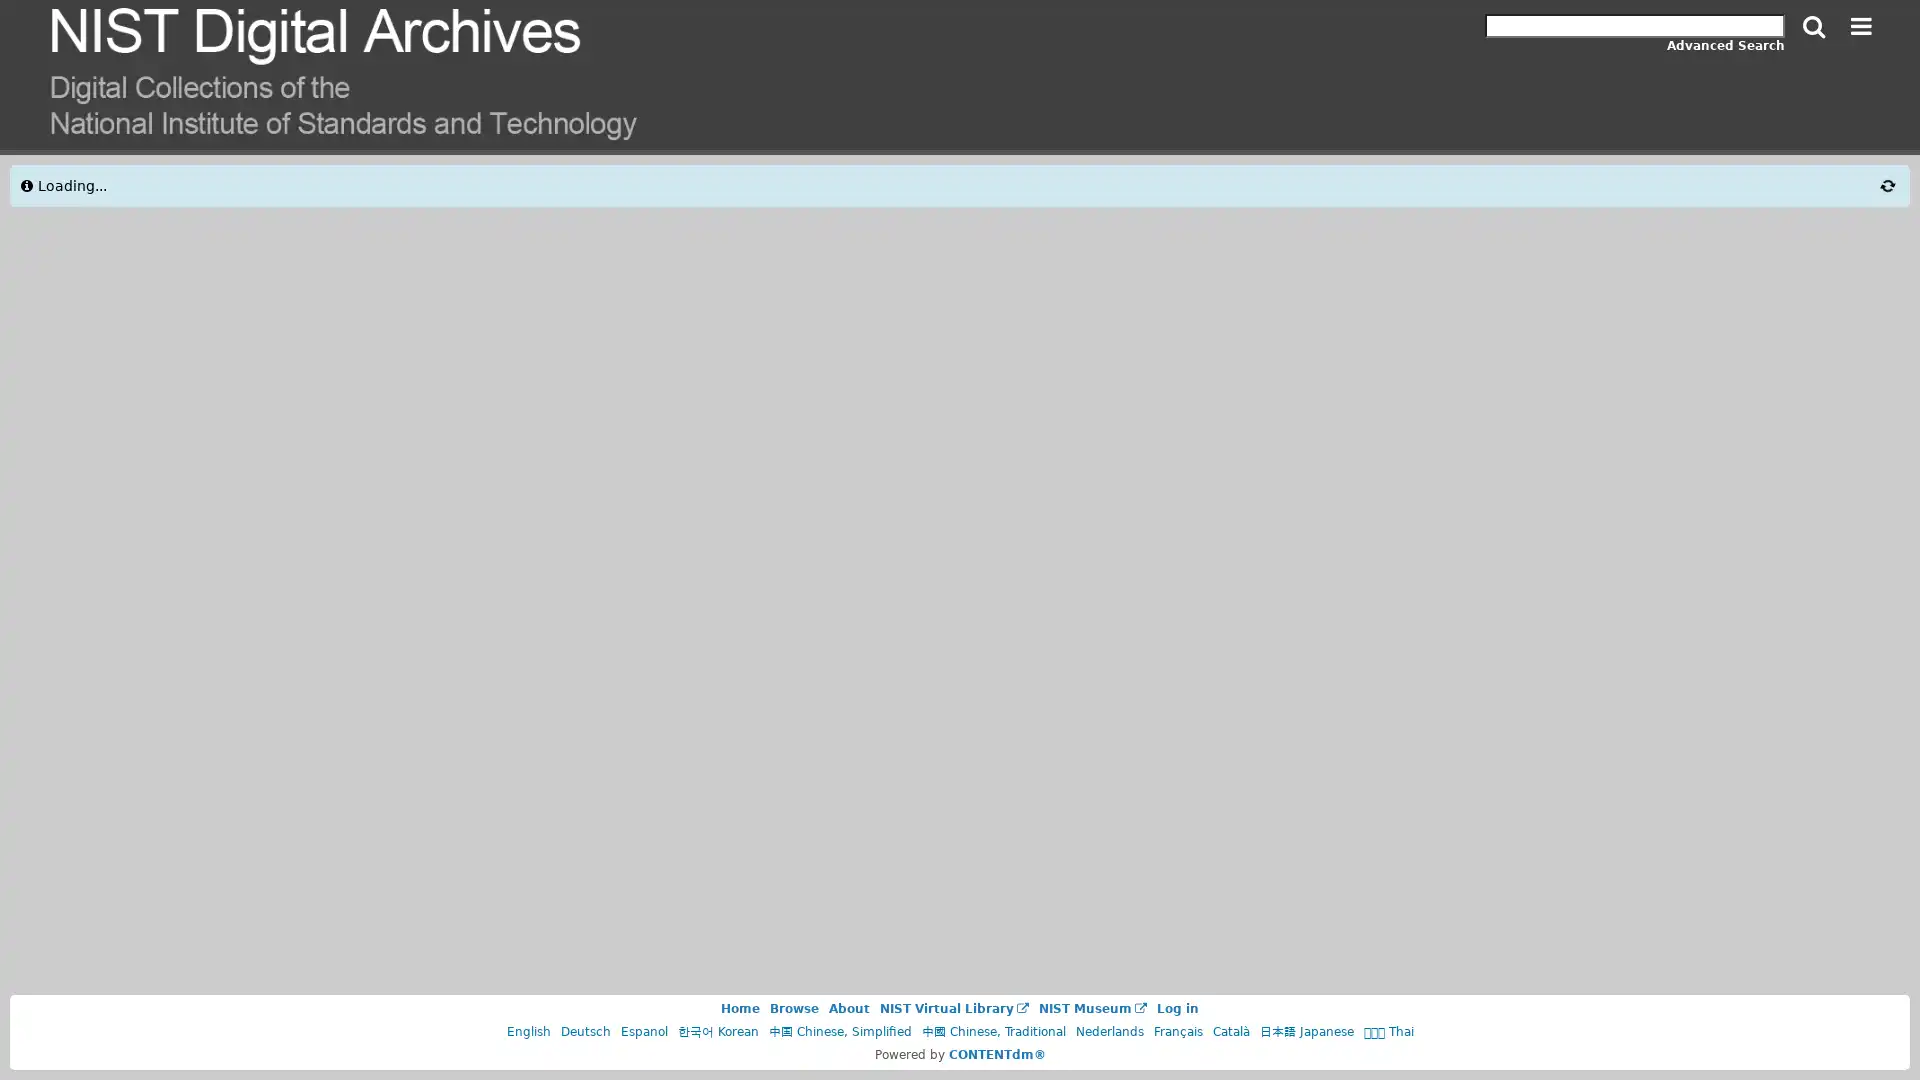 This screenshot has width=1920, height=1080. I want to click on Search, so click(1814, 27).